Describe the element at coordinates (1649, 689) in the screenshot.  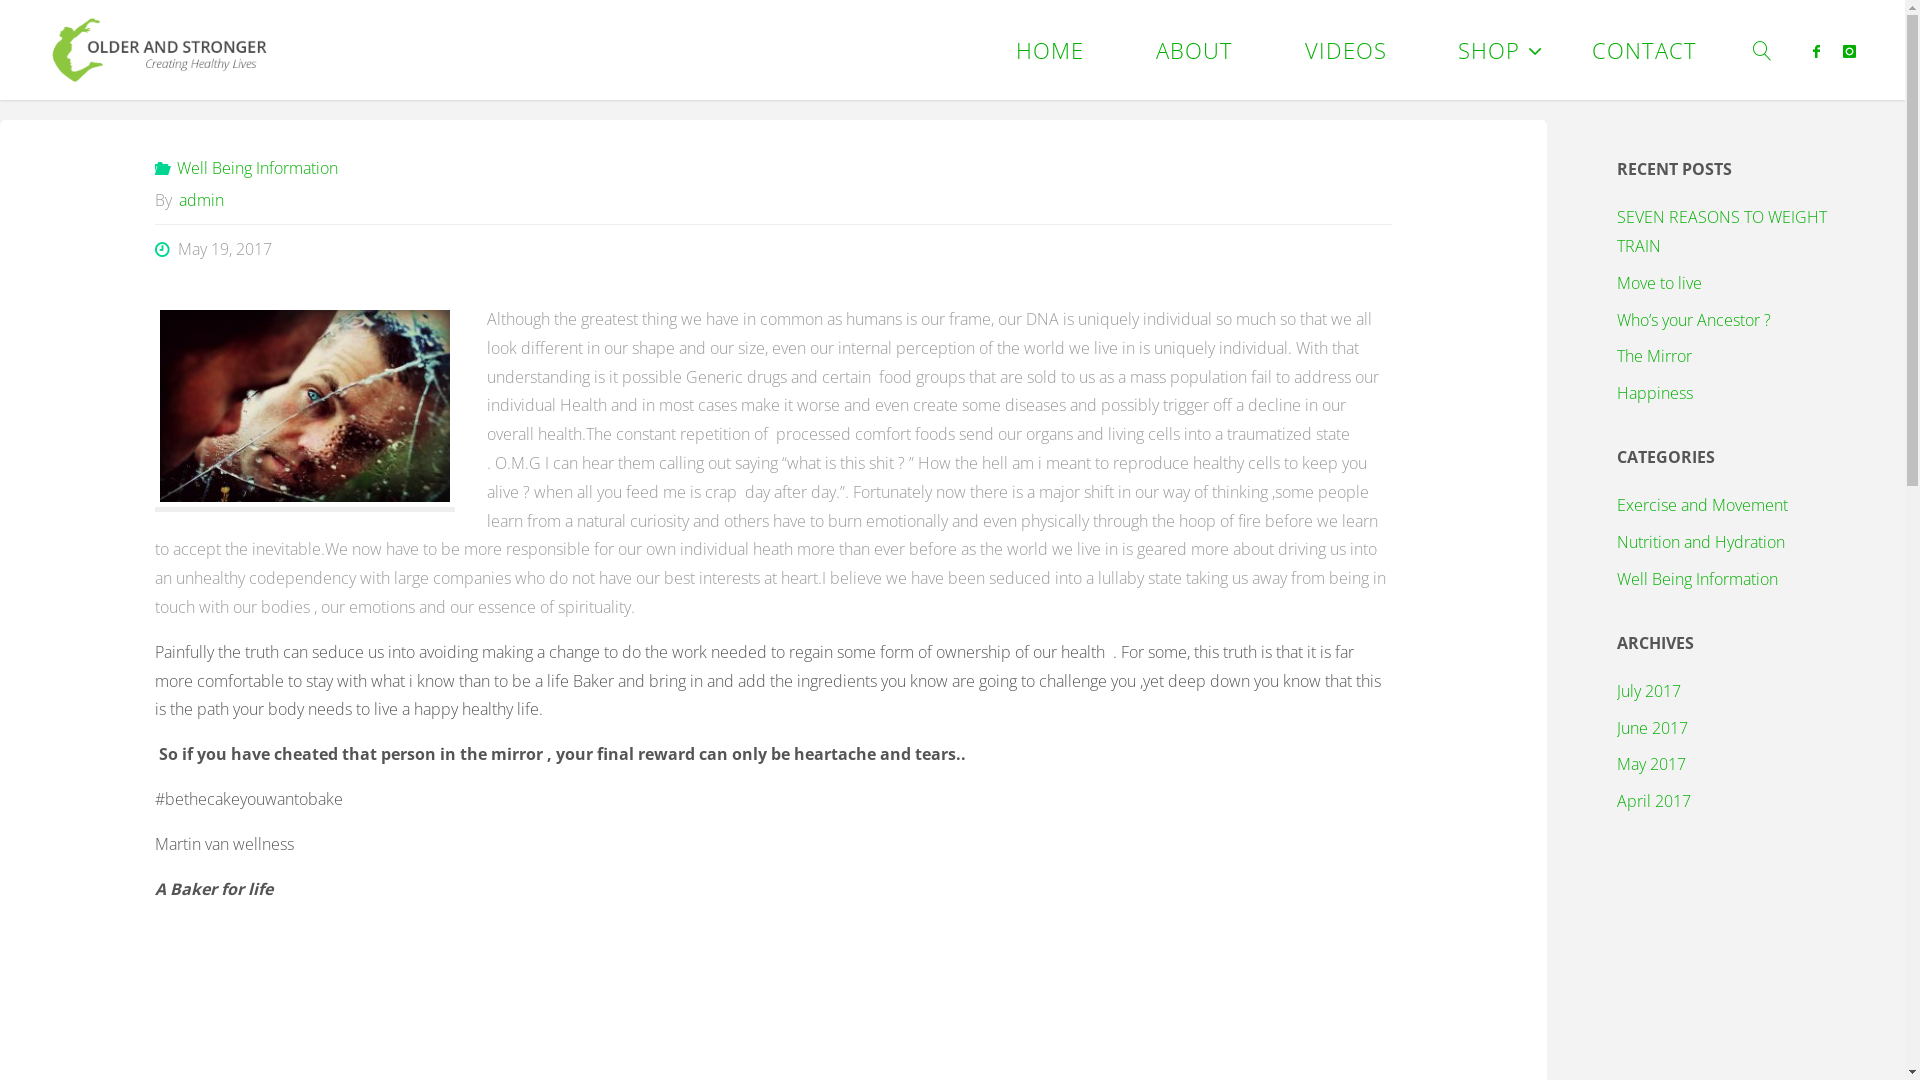
I see `'July 2017'` at that location.